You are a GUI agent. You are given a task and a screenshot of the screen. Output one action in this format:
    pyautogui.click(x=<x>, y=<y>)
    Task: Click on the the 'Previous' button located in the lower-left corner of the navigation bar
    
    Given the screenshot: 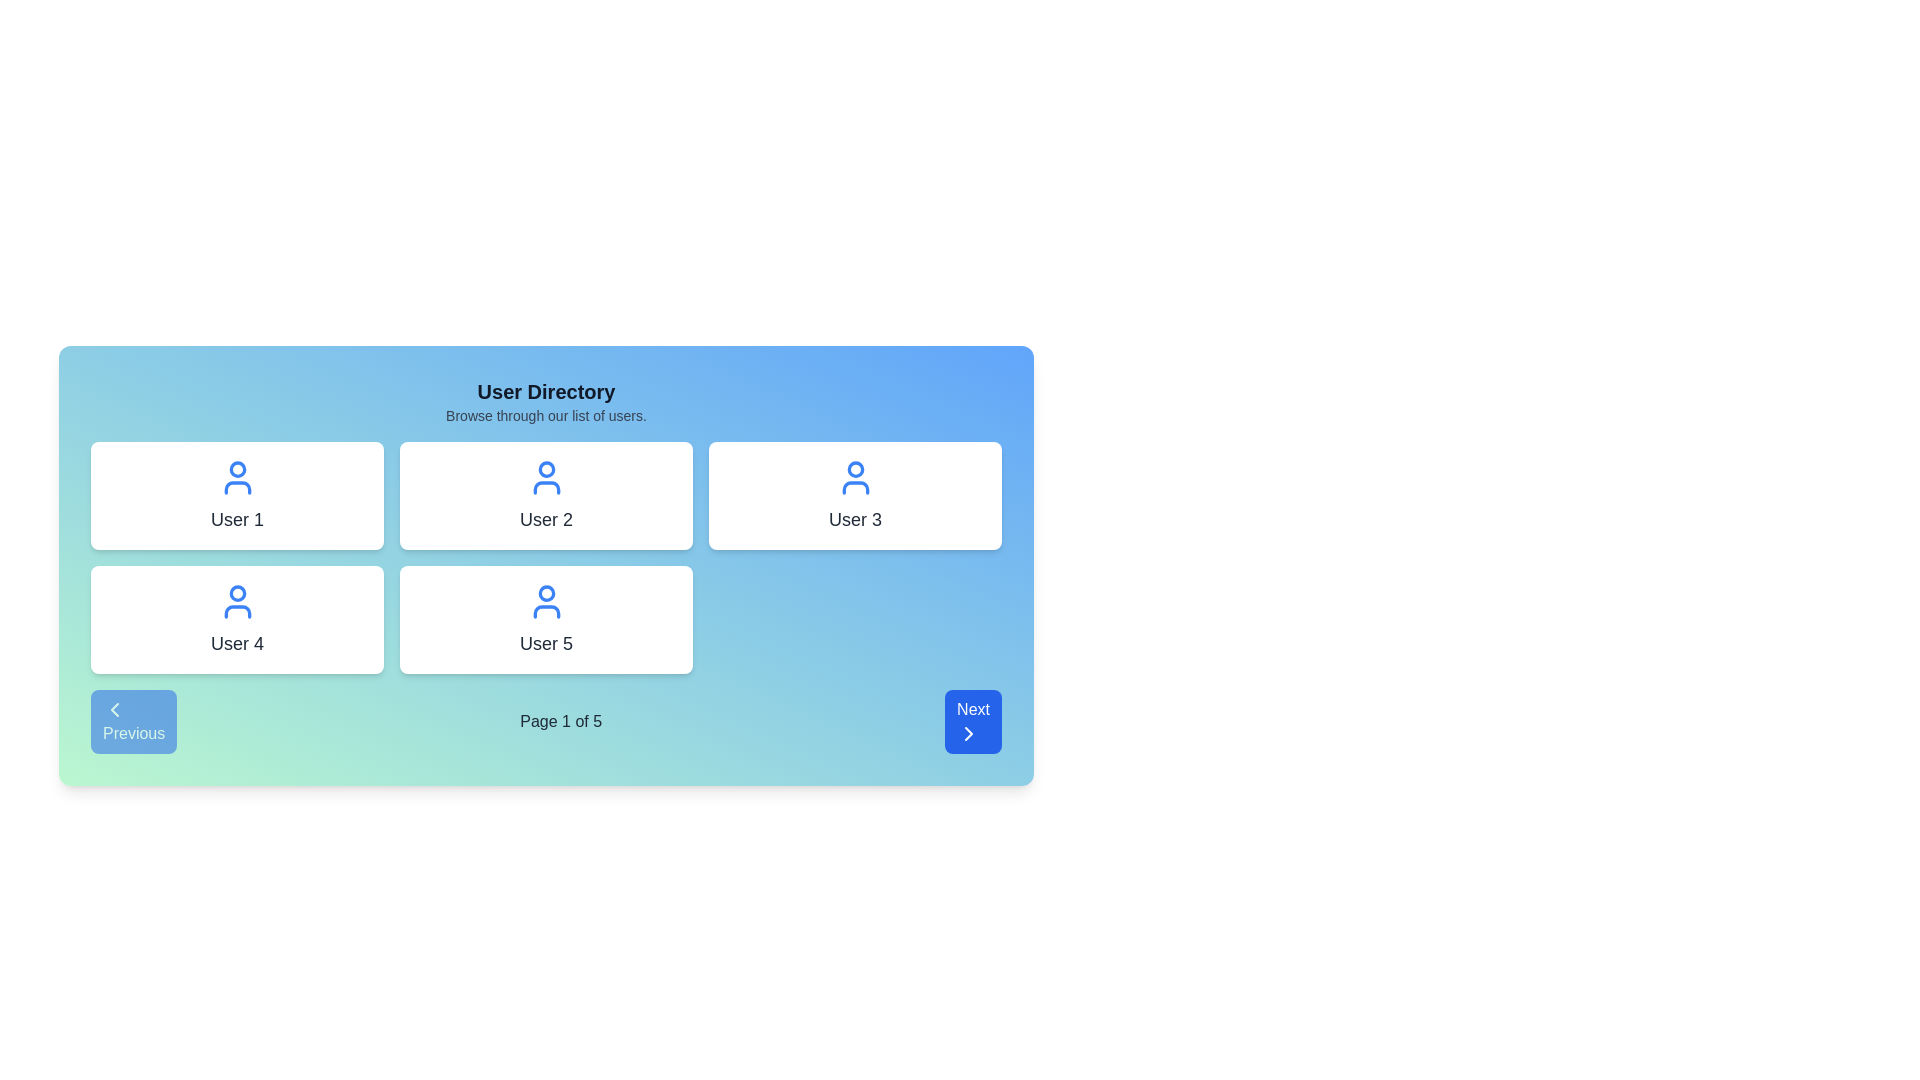 What is the action you would take?
    pyautogui.click(x=133, y=721)
    